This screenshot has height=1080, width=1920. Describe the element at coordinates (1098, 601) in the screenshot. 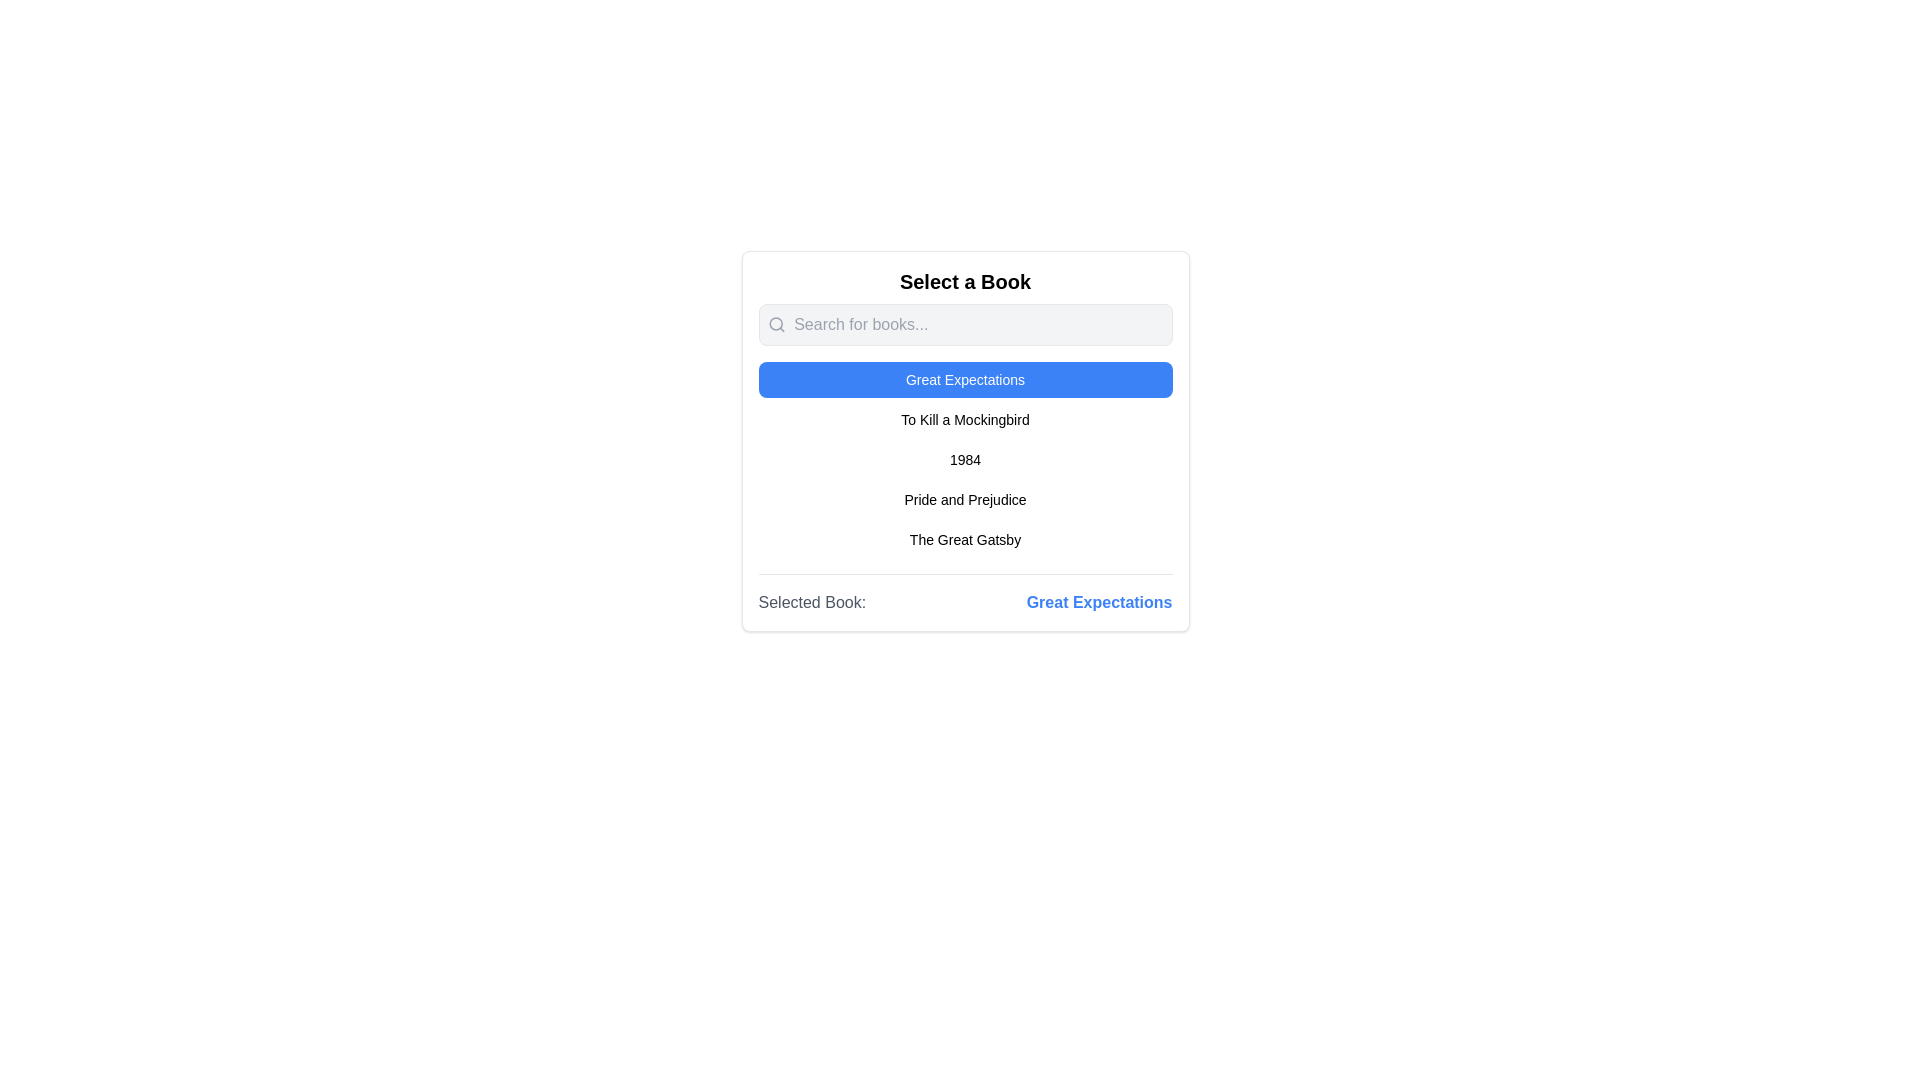

I see `the Text Label that displays the name of the currently selected book, which is positioned to the right of the text 'Selected Book:' in the bottom section of the frame` at that location.